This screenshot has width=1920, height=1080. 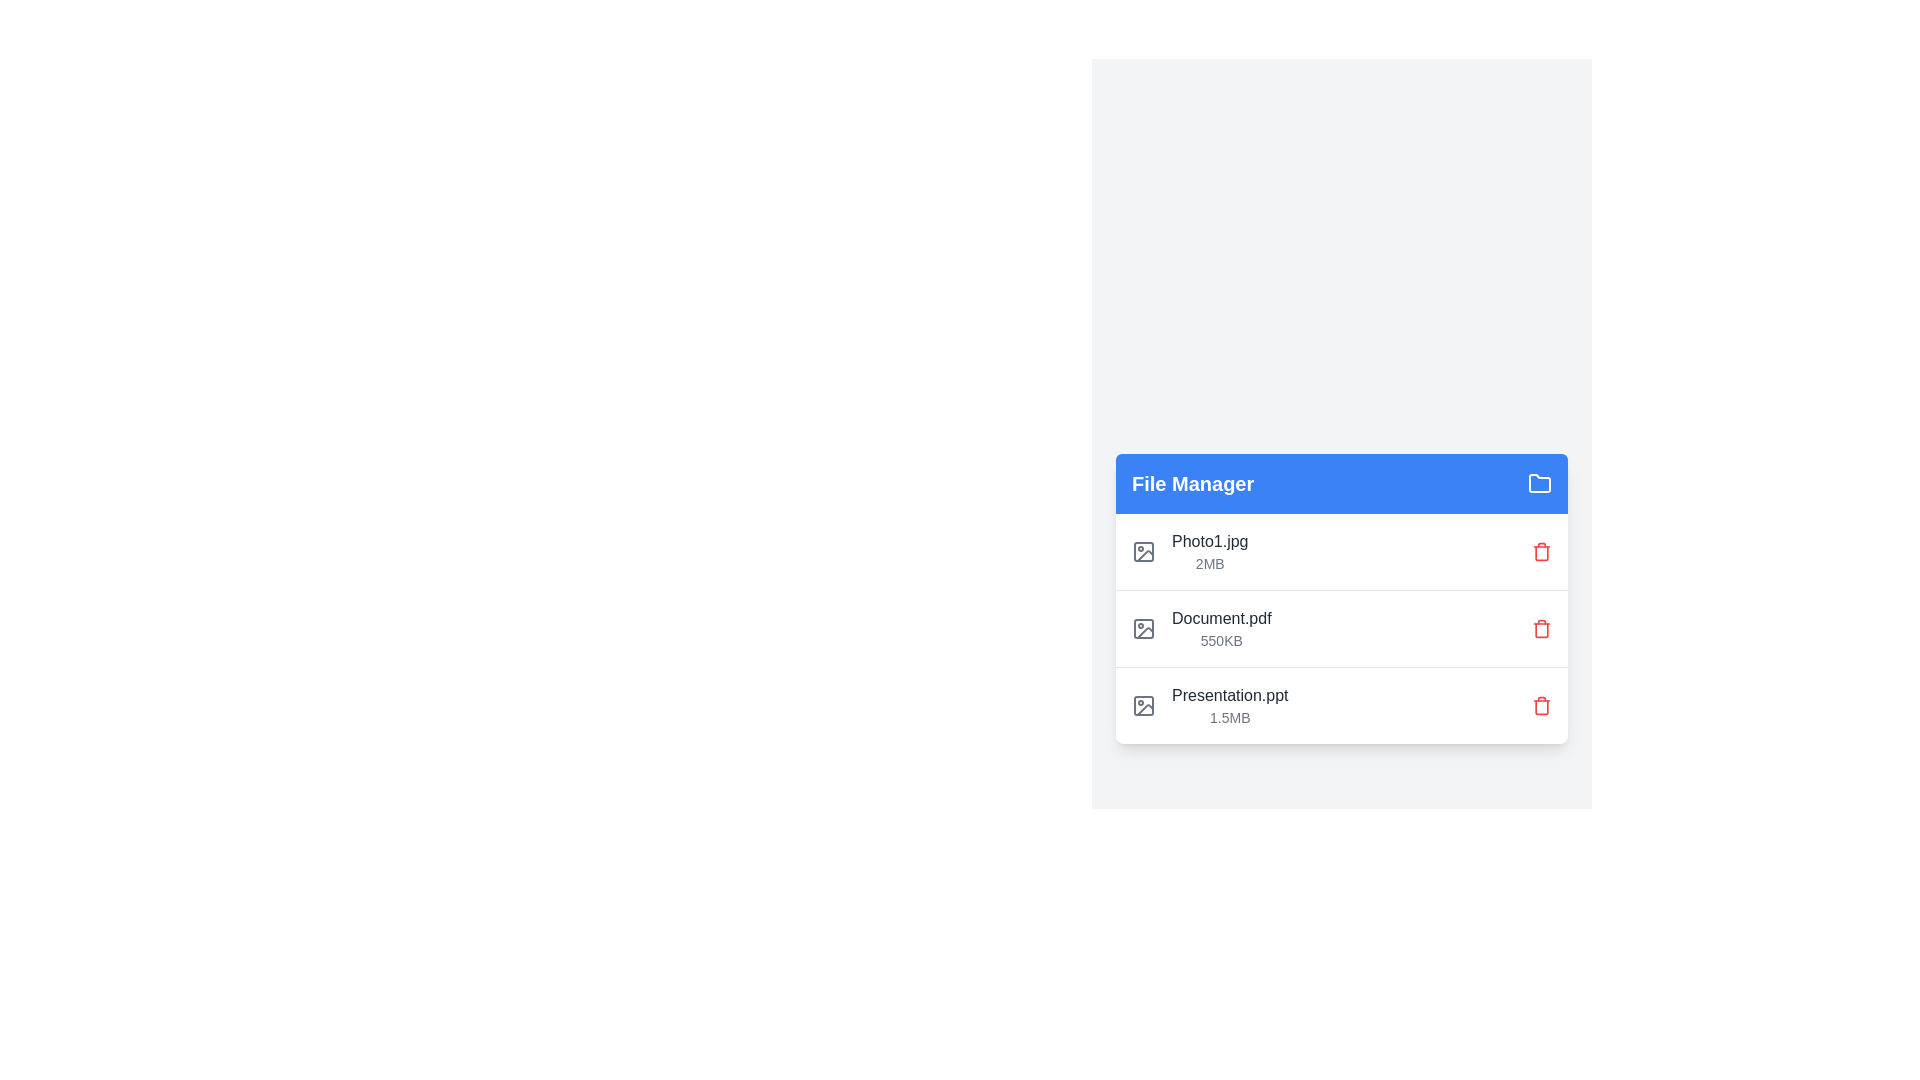 I want to click on the third file list item, so click(x=1208, y=704).